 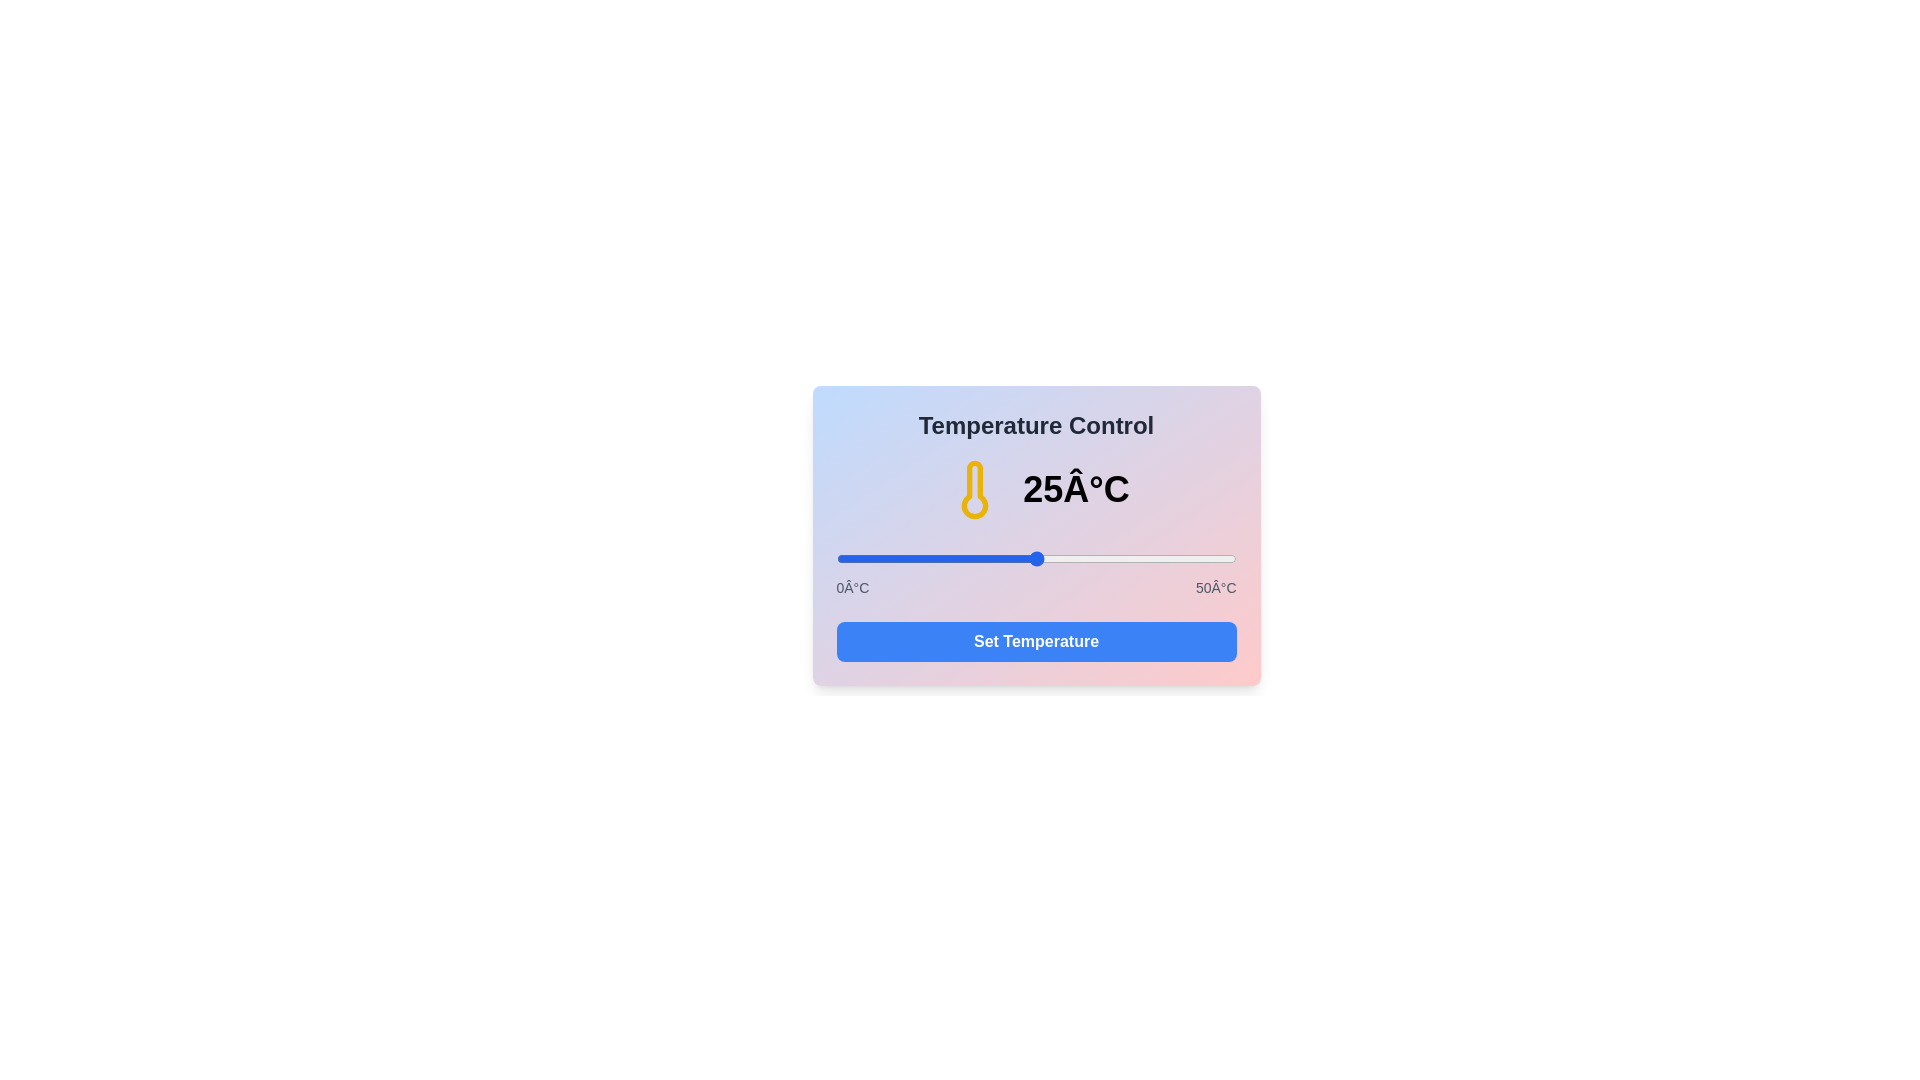 What do you see at coordinates (1115, 559) in the screenshot?
I see `the temperature slider to 35°C` at bounding box center [1115, 559].